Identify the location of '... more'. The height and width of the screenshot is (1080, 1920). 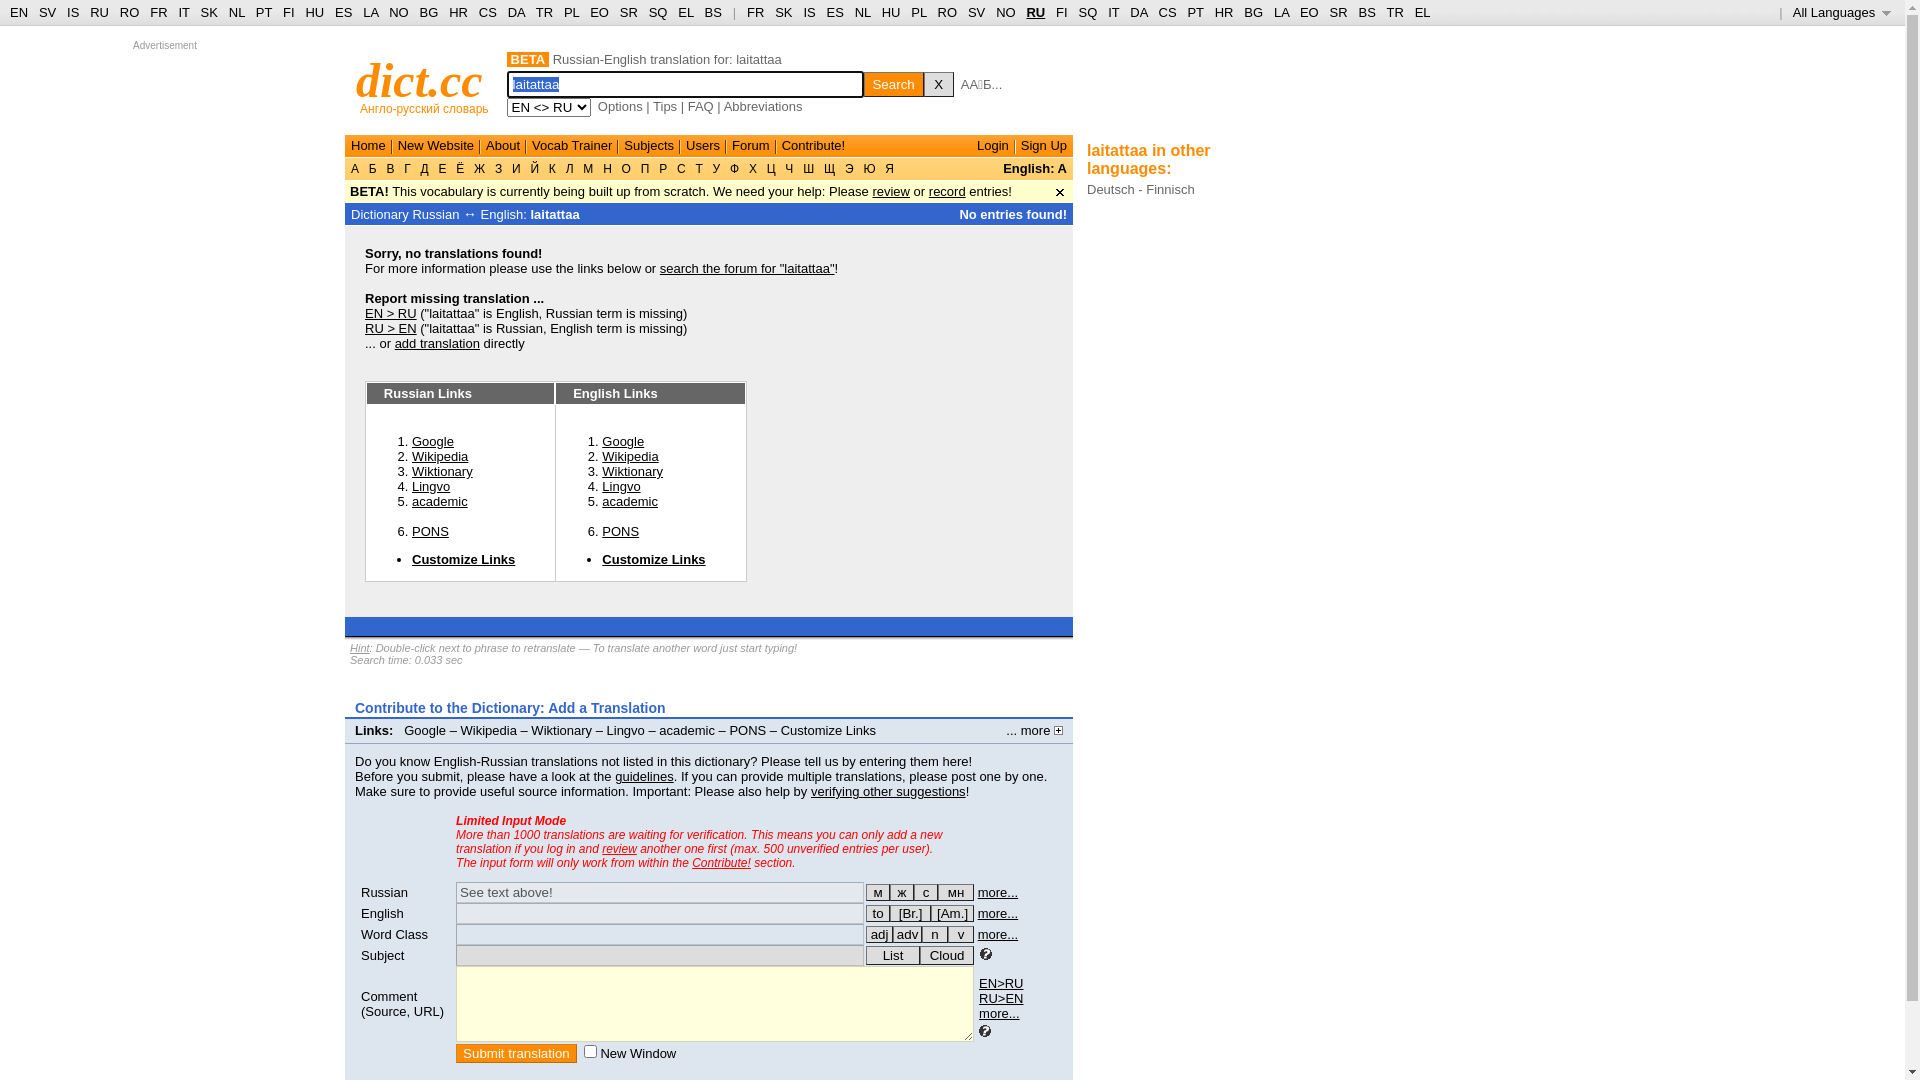
(1006, 730).